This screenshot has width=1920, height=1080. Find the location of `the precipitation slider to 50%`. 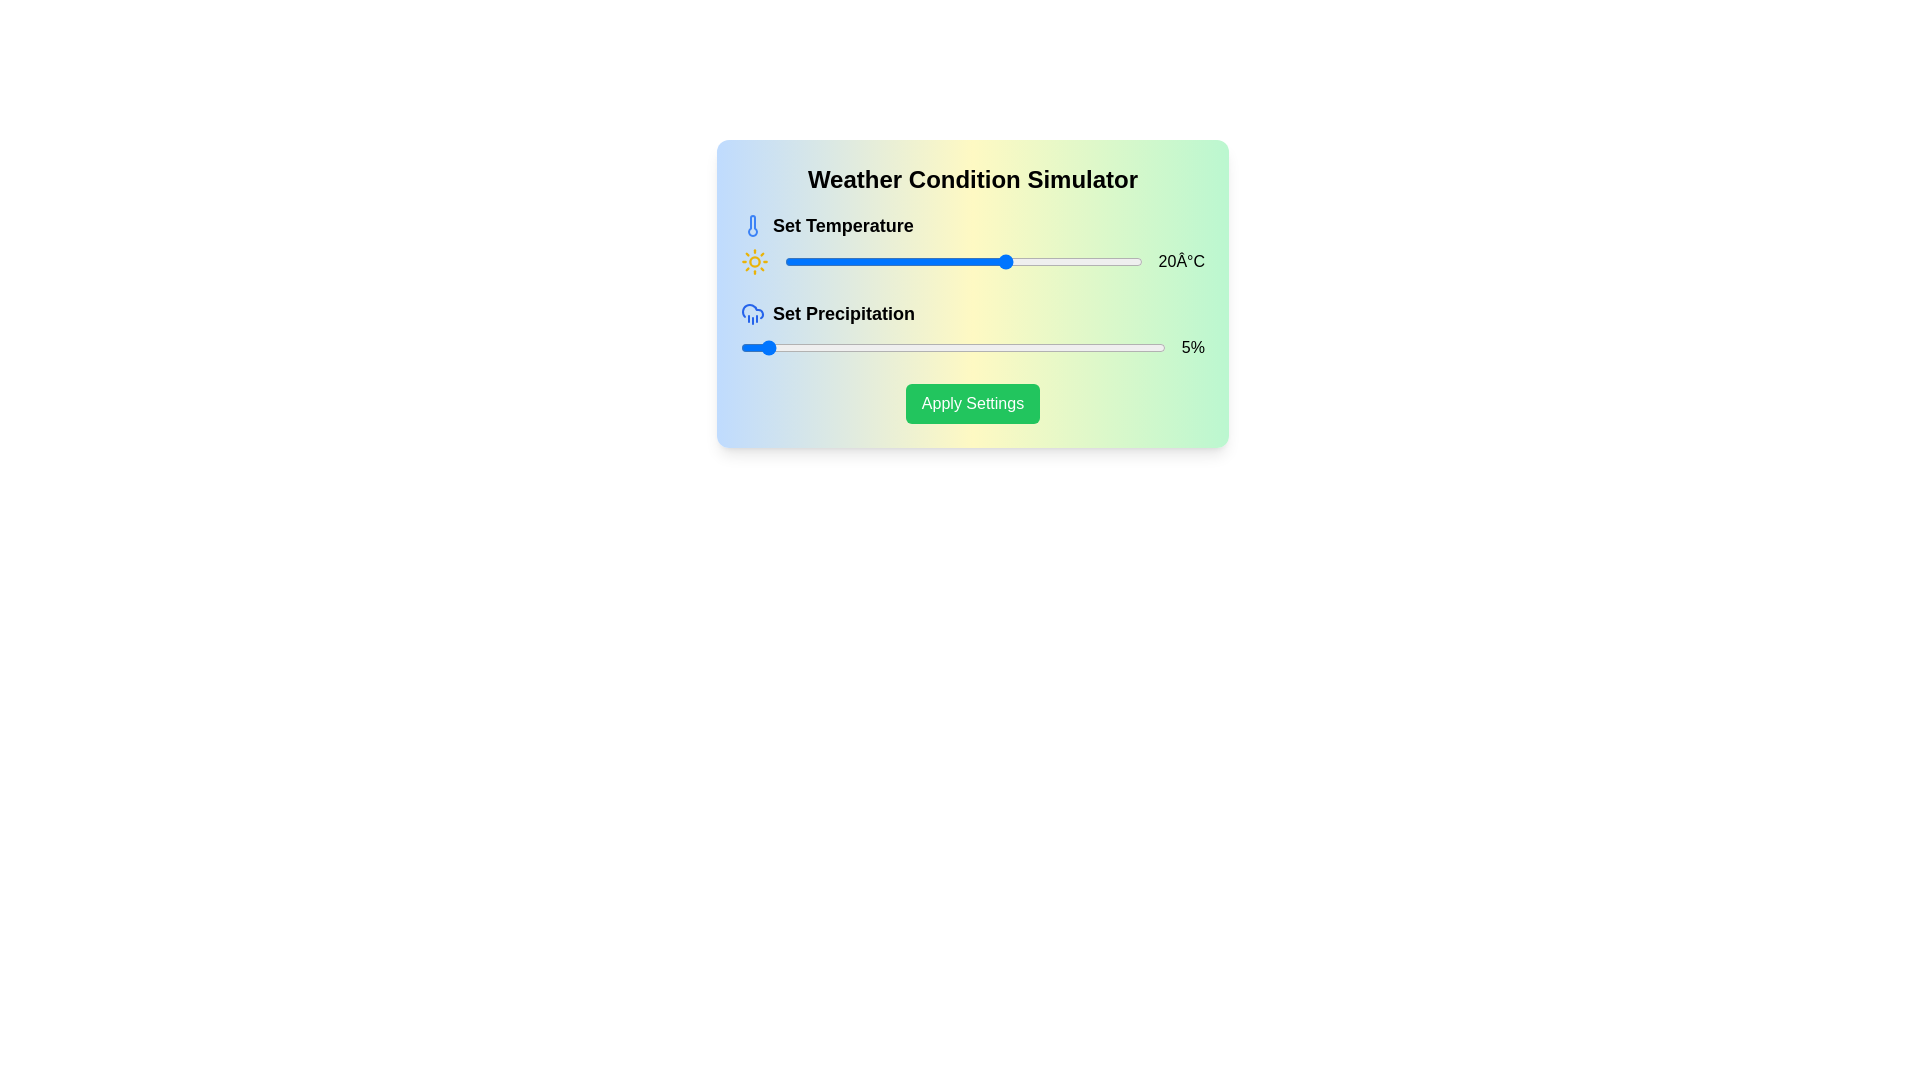

the precipitation slider to 50% is located at coordinates (952, 346).